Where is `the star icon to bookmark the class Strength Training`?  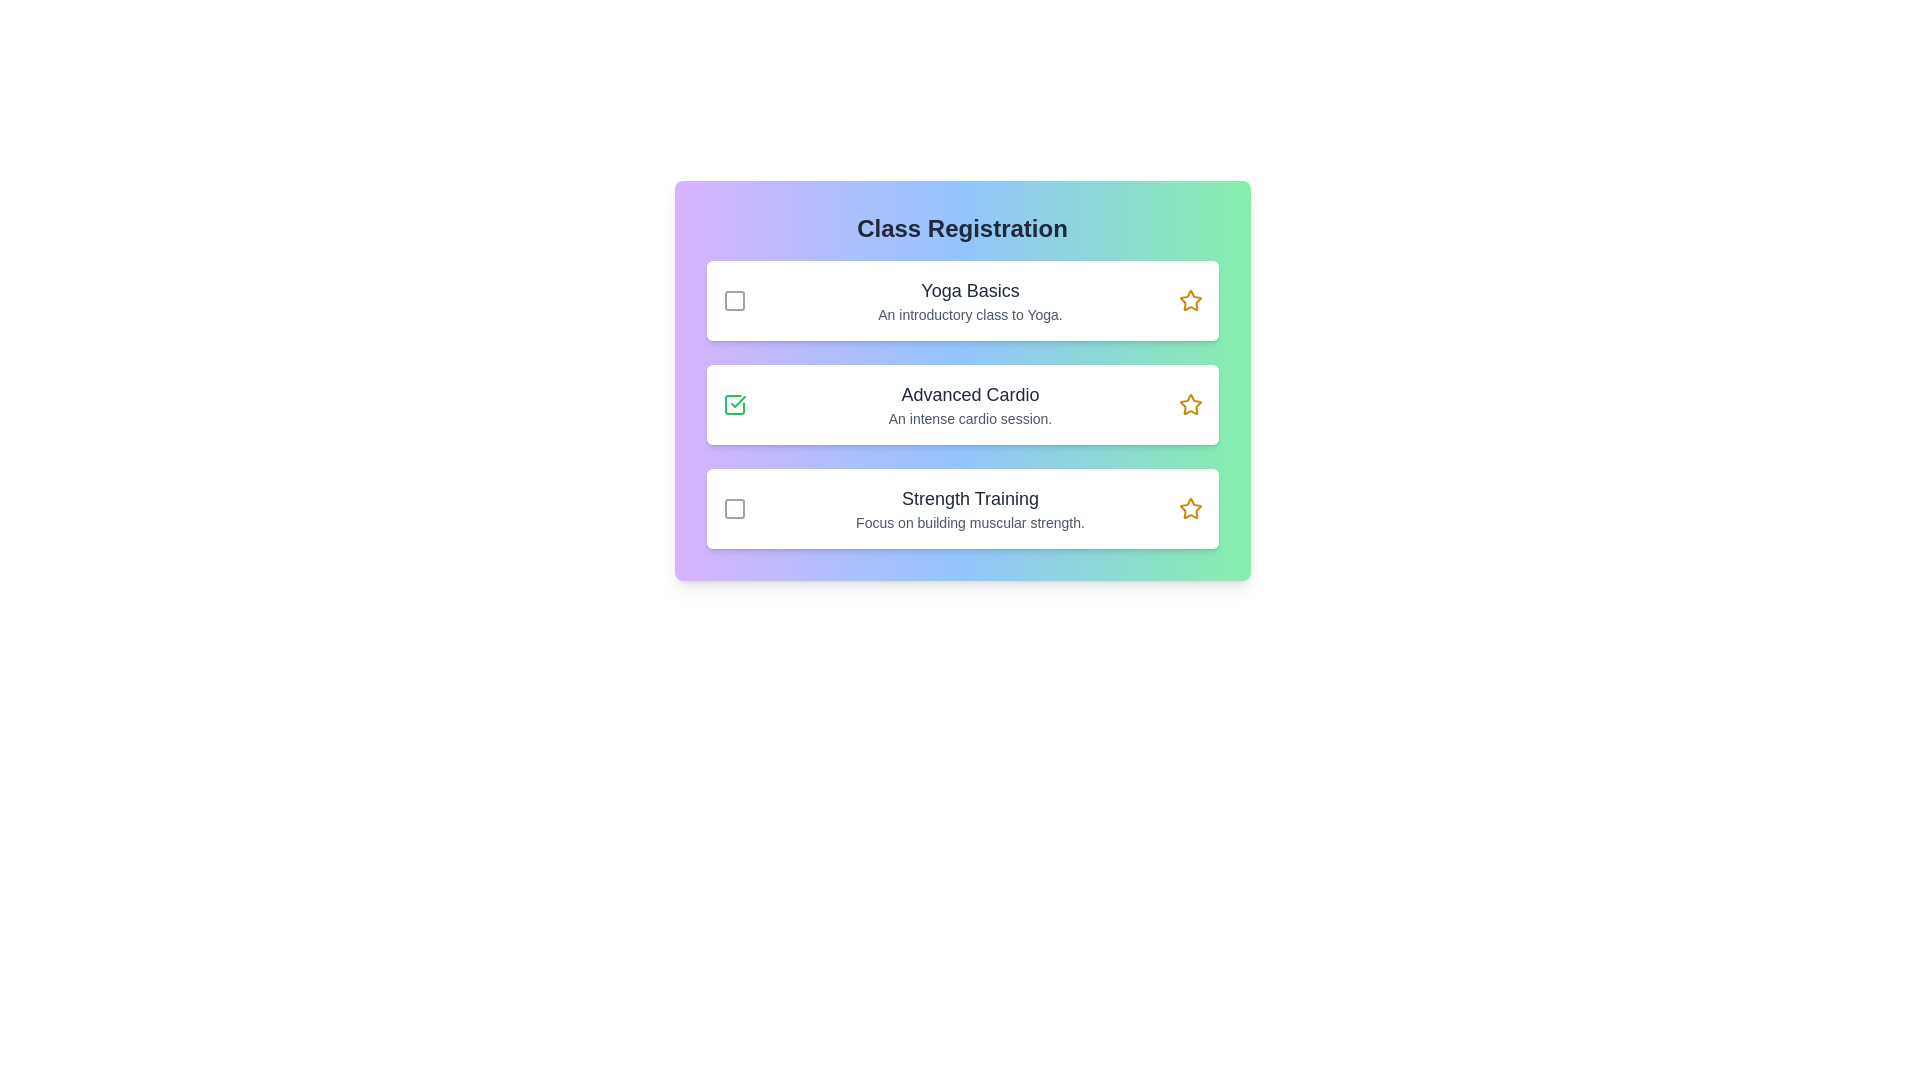 the star icon to bookmark the class Strength Training is located at coordinates (1190, 508).